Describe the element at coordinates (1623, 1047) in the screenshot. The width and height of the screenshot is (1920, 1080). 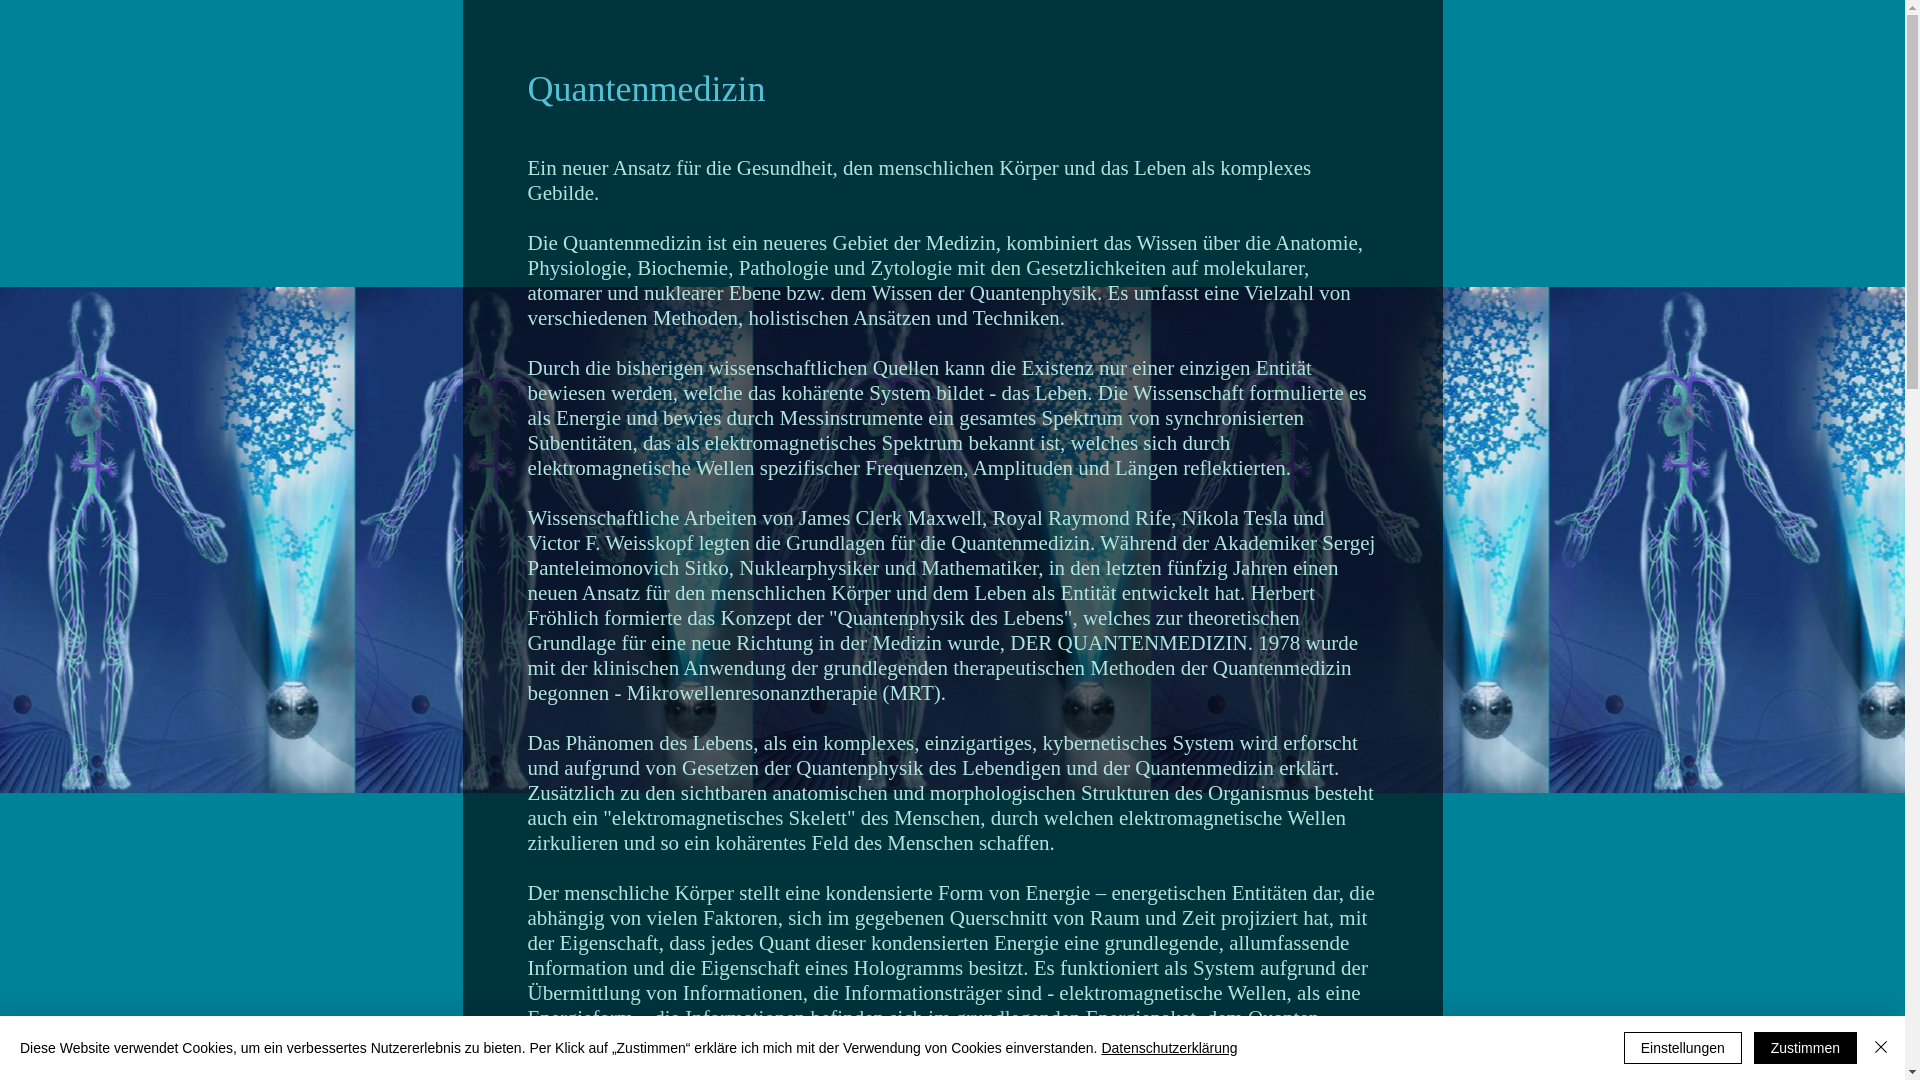
I see `'Einstellungen'` at that location.